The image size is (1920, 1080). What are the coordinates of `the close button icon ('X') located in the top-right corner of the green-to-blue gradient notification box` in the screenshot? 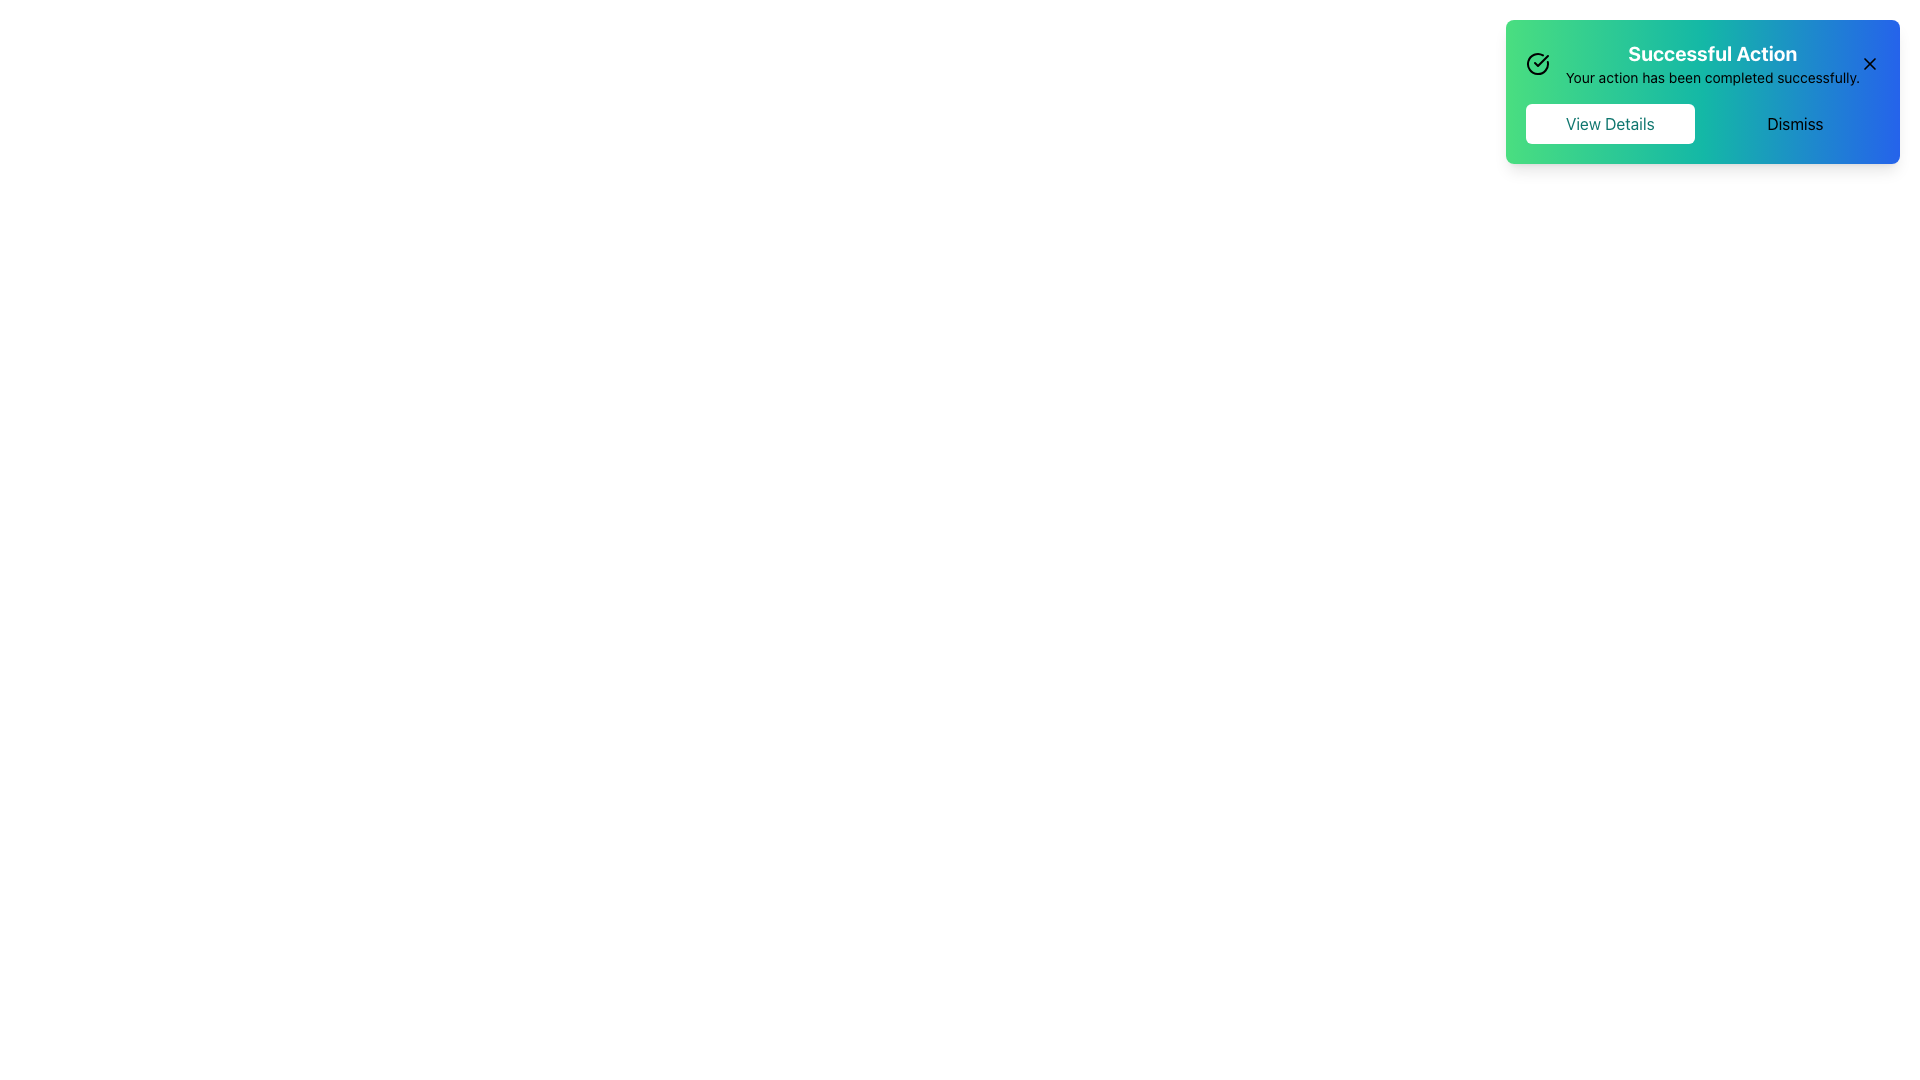 It's located at (1869, 63).